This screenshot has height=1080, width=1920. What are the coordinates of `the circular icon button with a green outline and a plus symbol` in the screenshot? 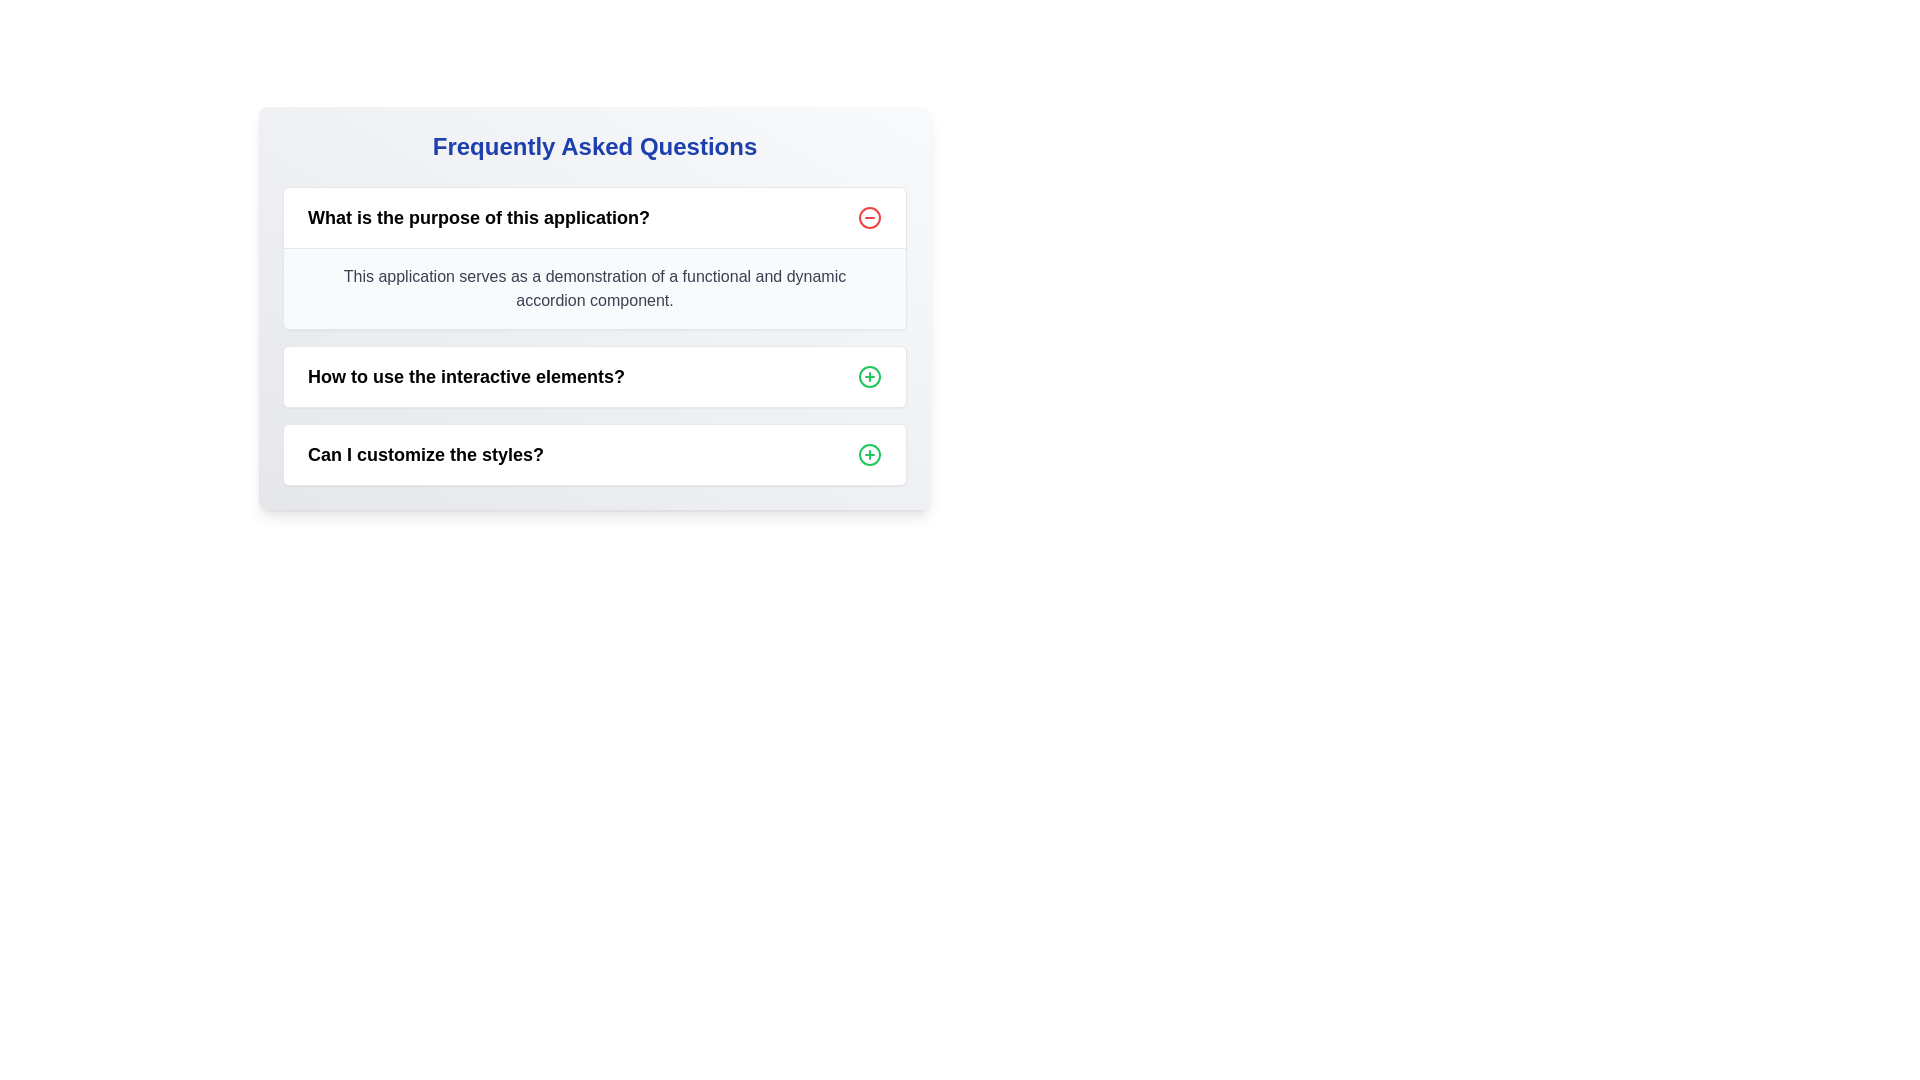 It's located at (869, 377).